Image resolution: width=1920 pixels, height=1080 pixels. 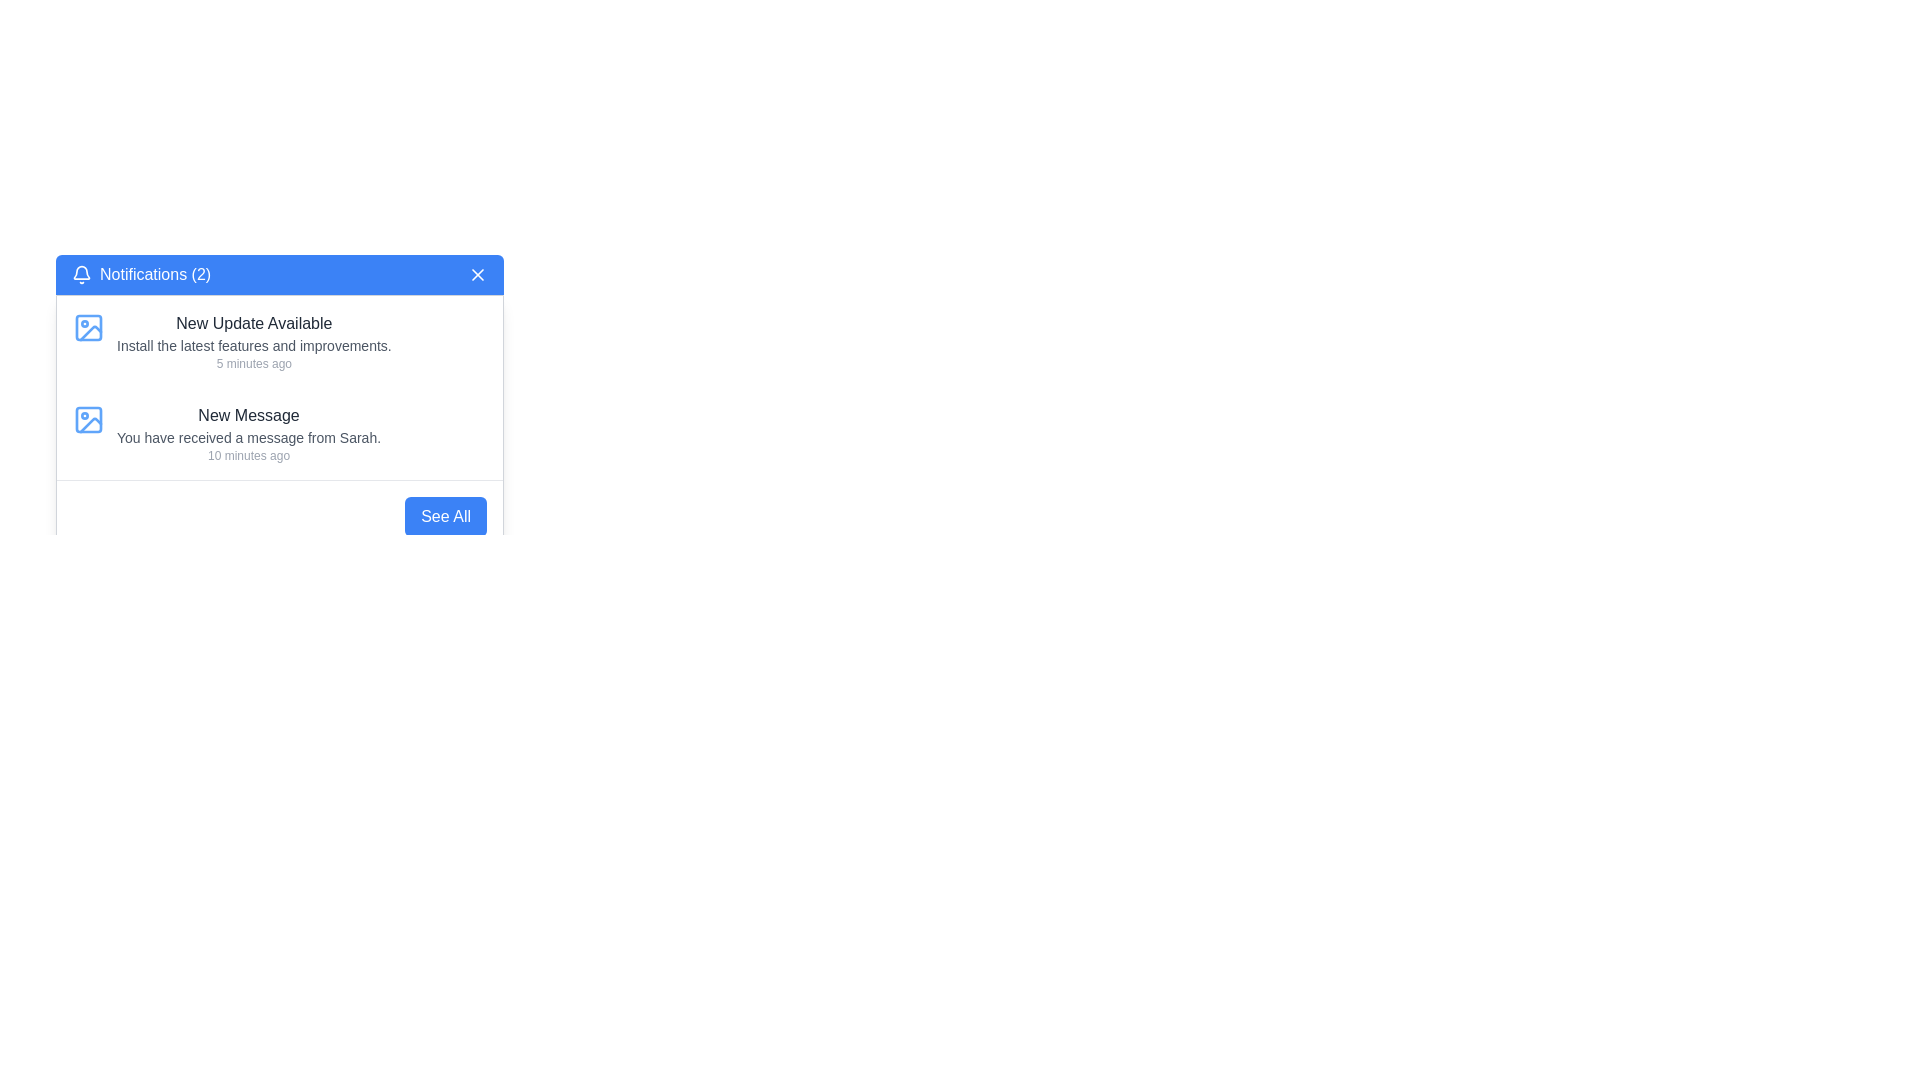 What do you see at coordinates (253, 323) in the screenshot?
I see `the notification title text that informs the user about the availability of a new update` at bounding box center [253, 323].